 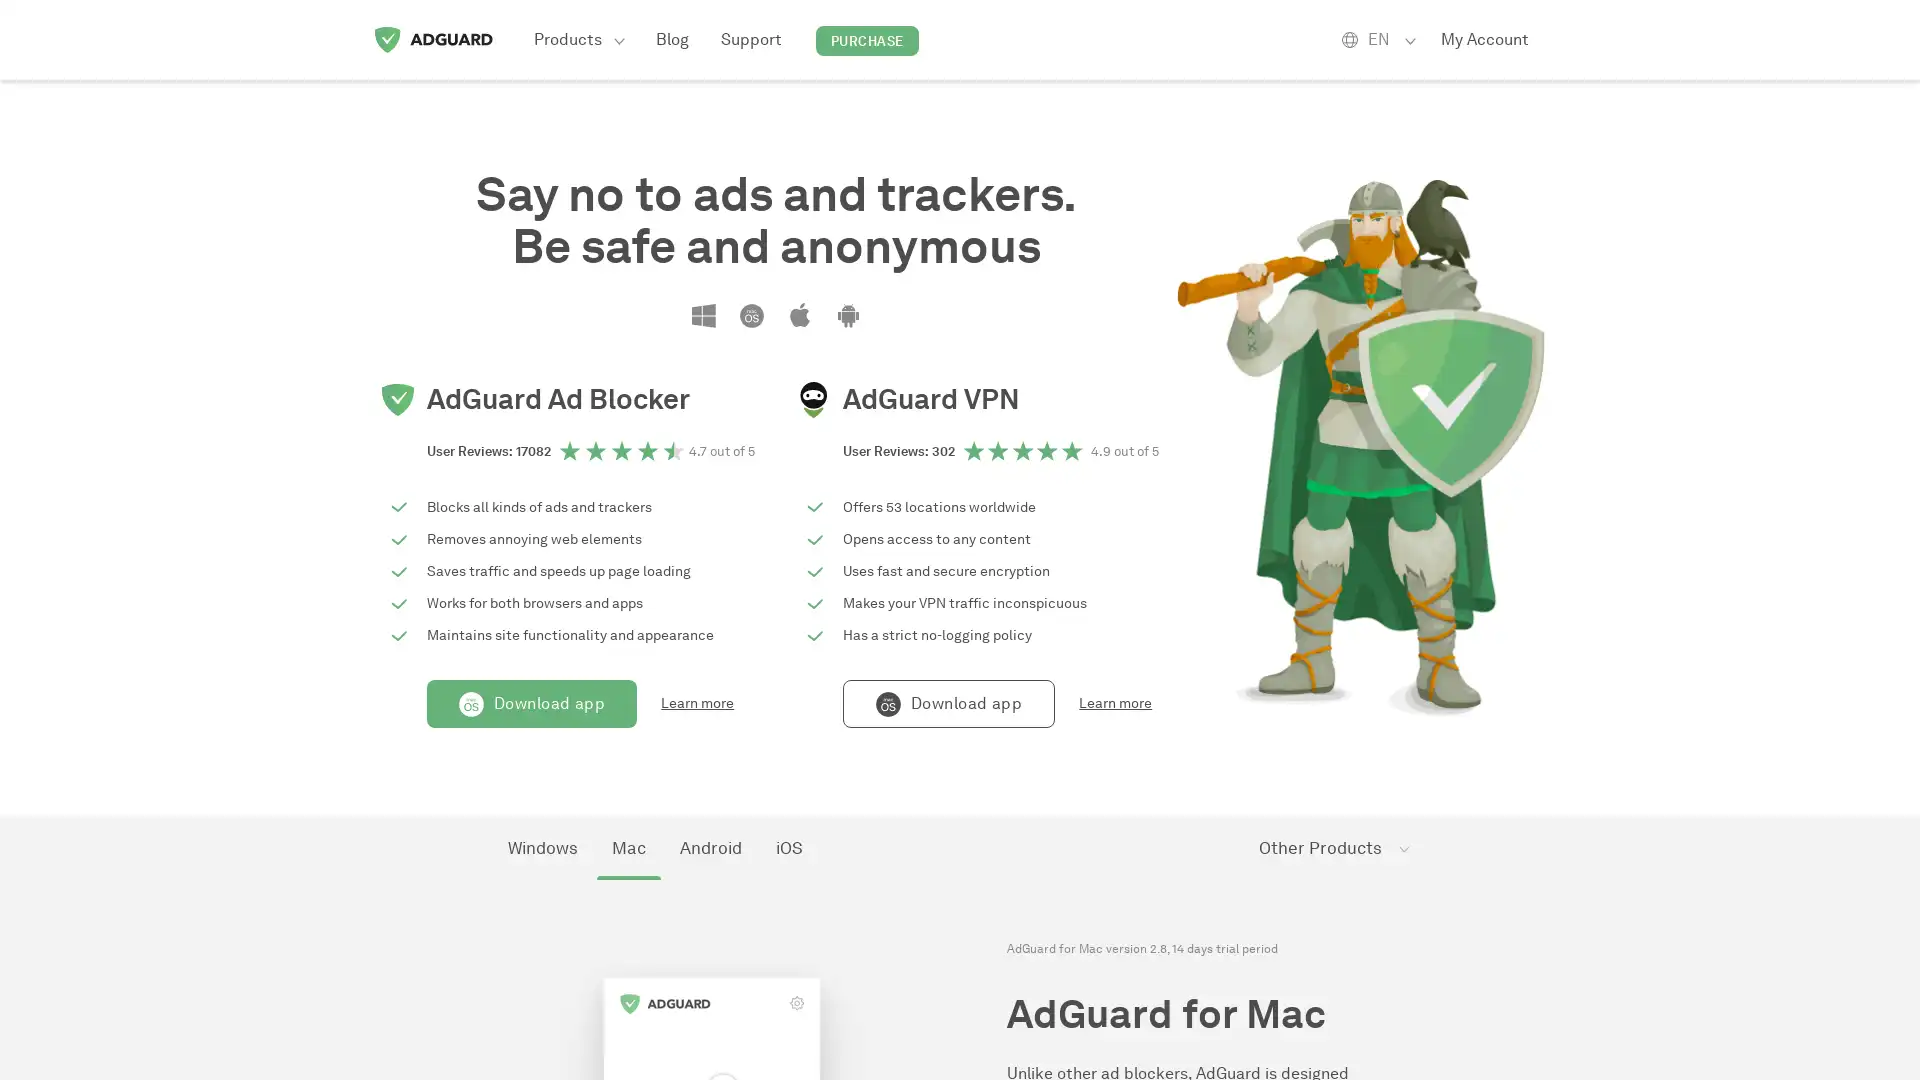 I want to click on iOS, so click(x=788, y=848).